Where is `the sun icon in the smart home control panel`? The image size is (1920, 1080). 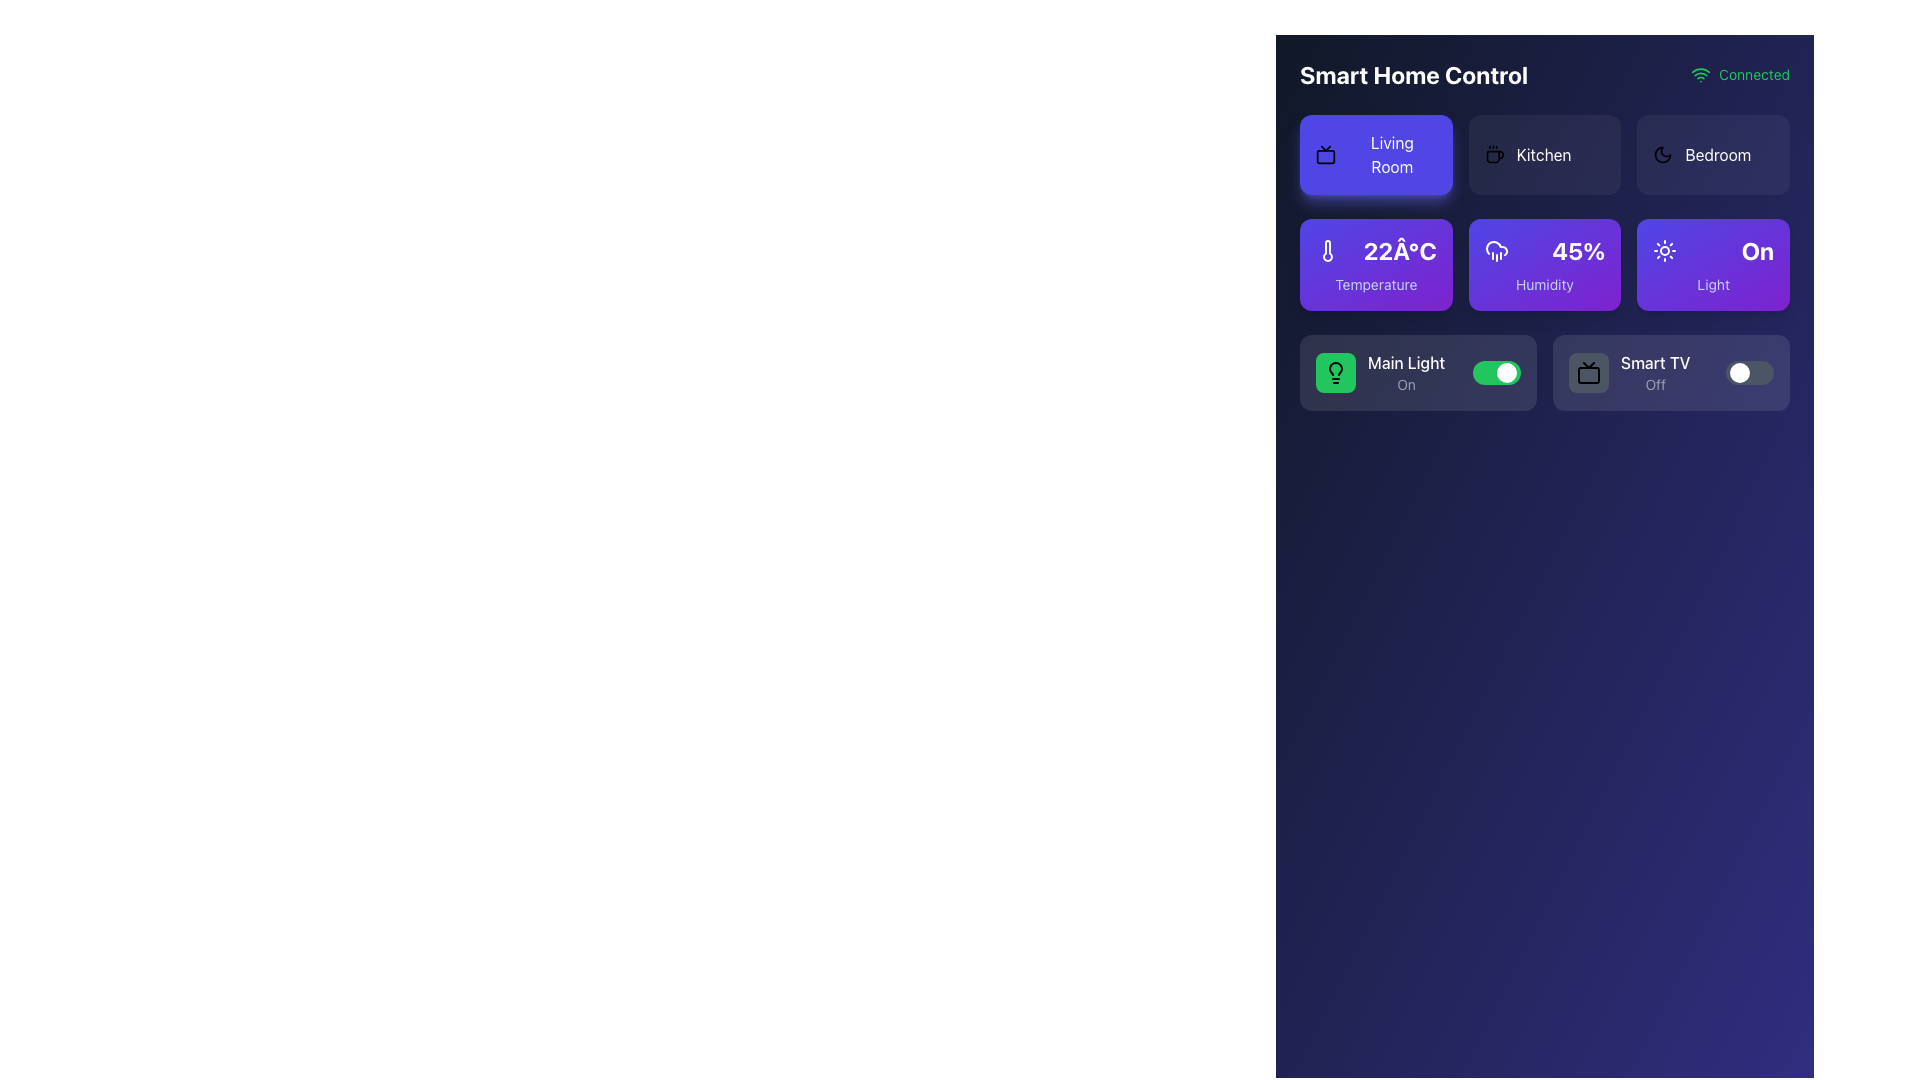 the sun icon in the smart home control panel is located at coordinates (1665, 249).